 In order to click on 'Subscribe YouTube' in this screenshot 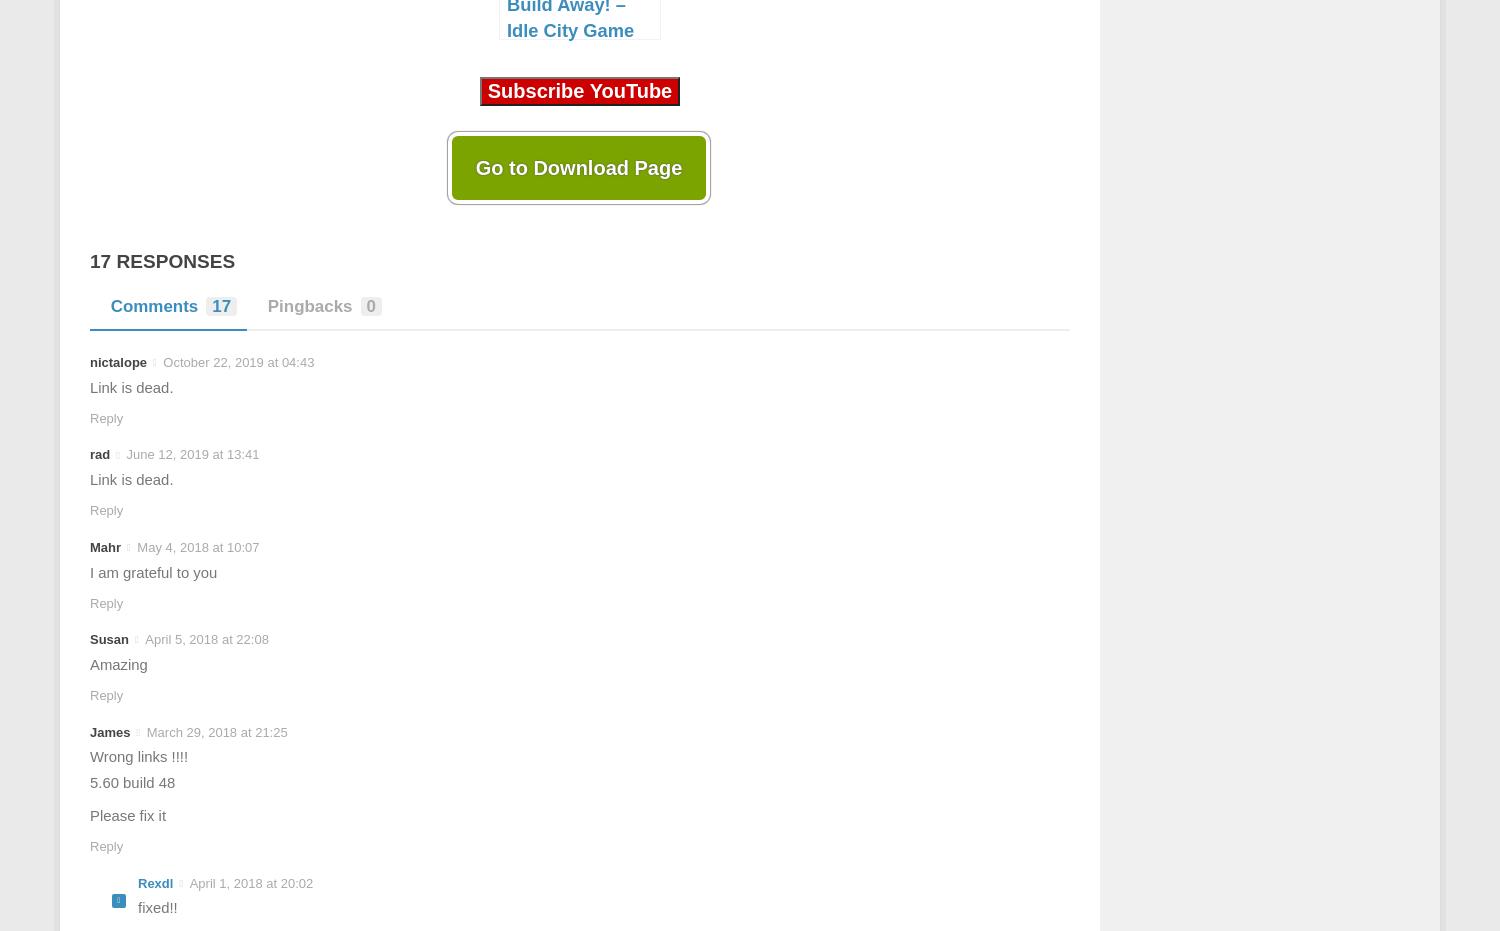, I will do `click(486, 90)`.